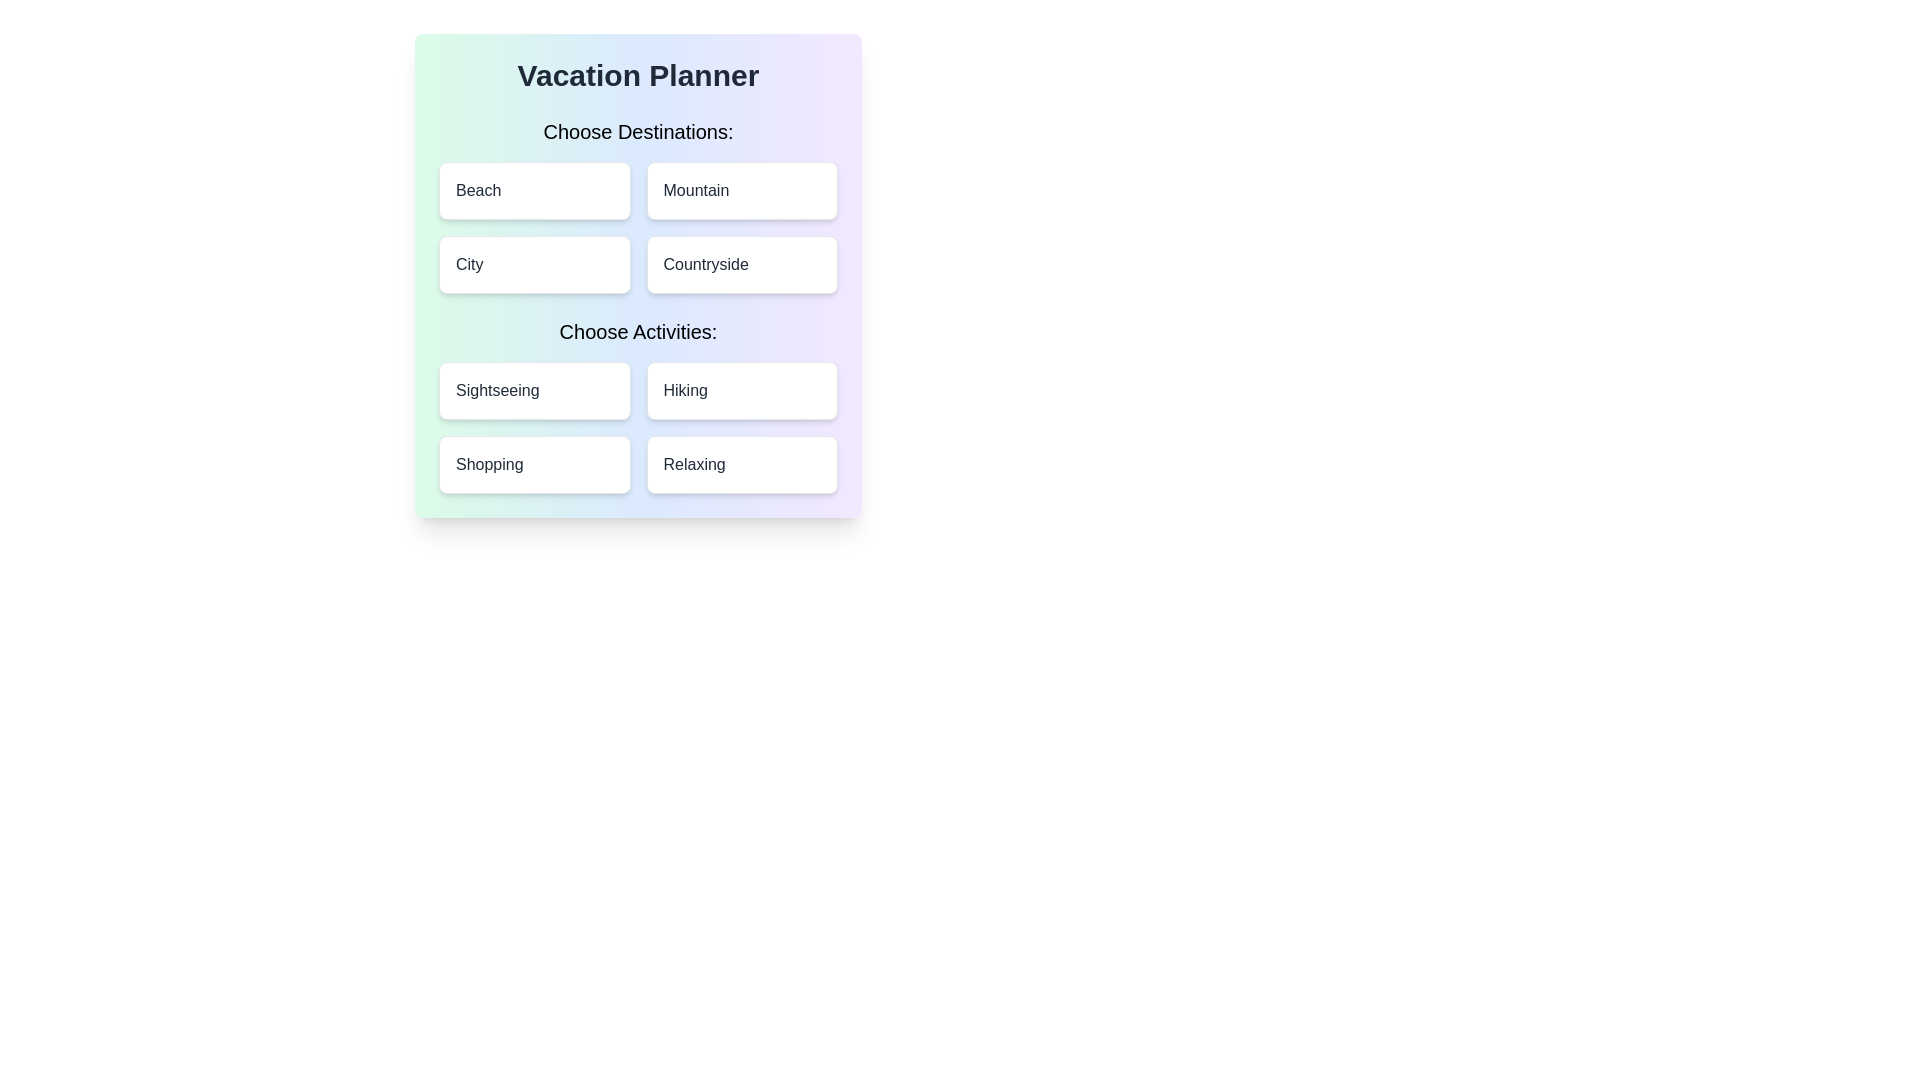 This screenshot has height=1080, width=1920. What do you see at coordinates (637, 405) in the screenshot?
I see `a button within the Grid containing buttons located below the 'Choose Activities:' header in the 'Vacation Planner' card` at bounding box center [637, 405].